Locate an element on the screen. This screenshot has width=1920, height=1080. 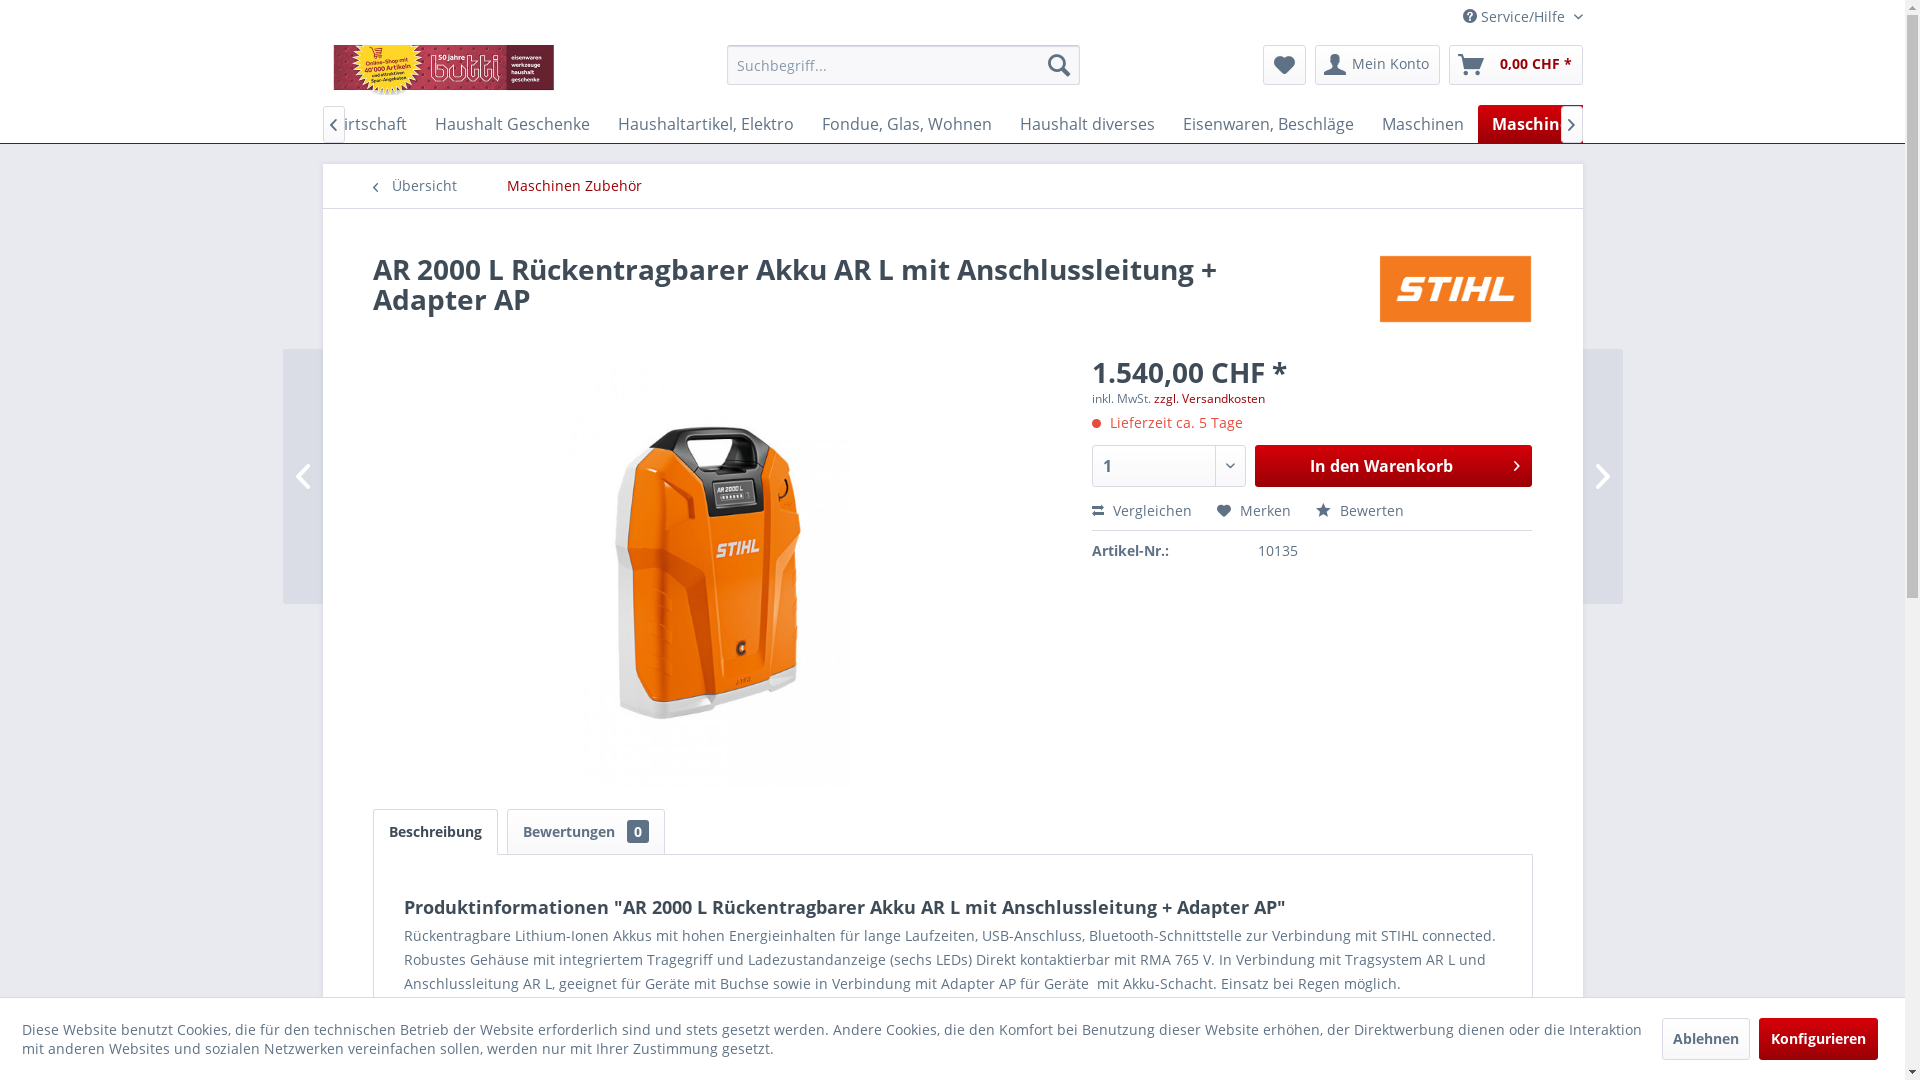
'Haushalt diverses' is located at coordinates (1086, 123).